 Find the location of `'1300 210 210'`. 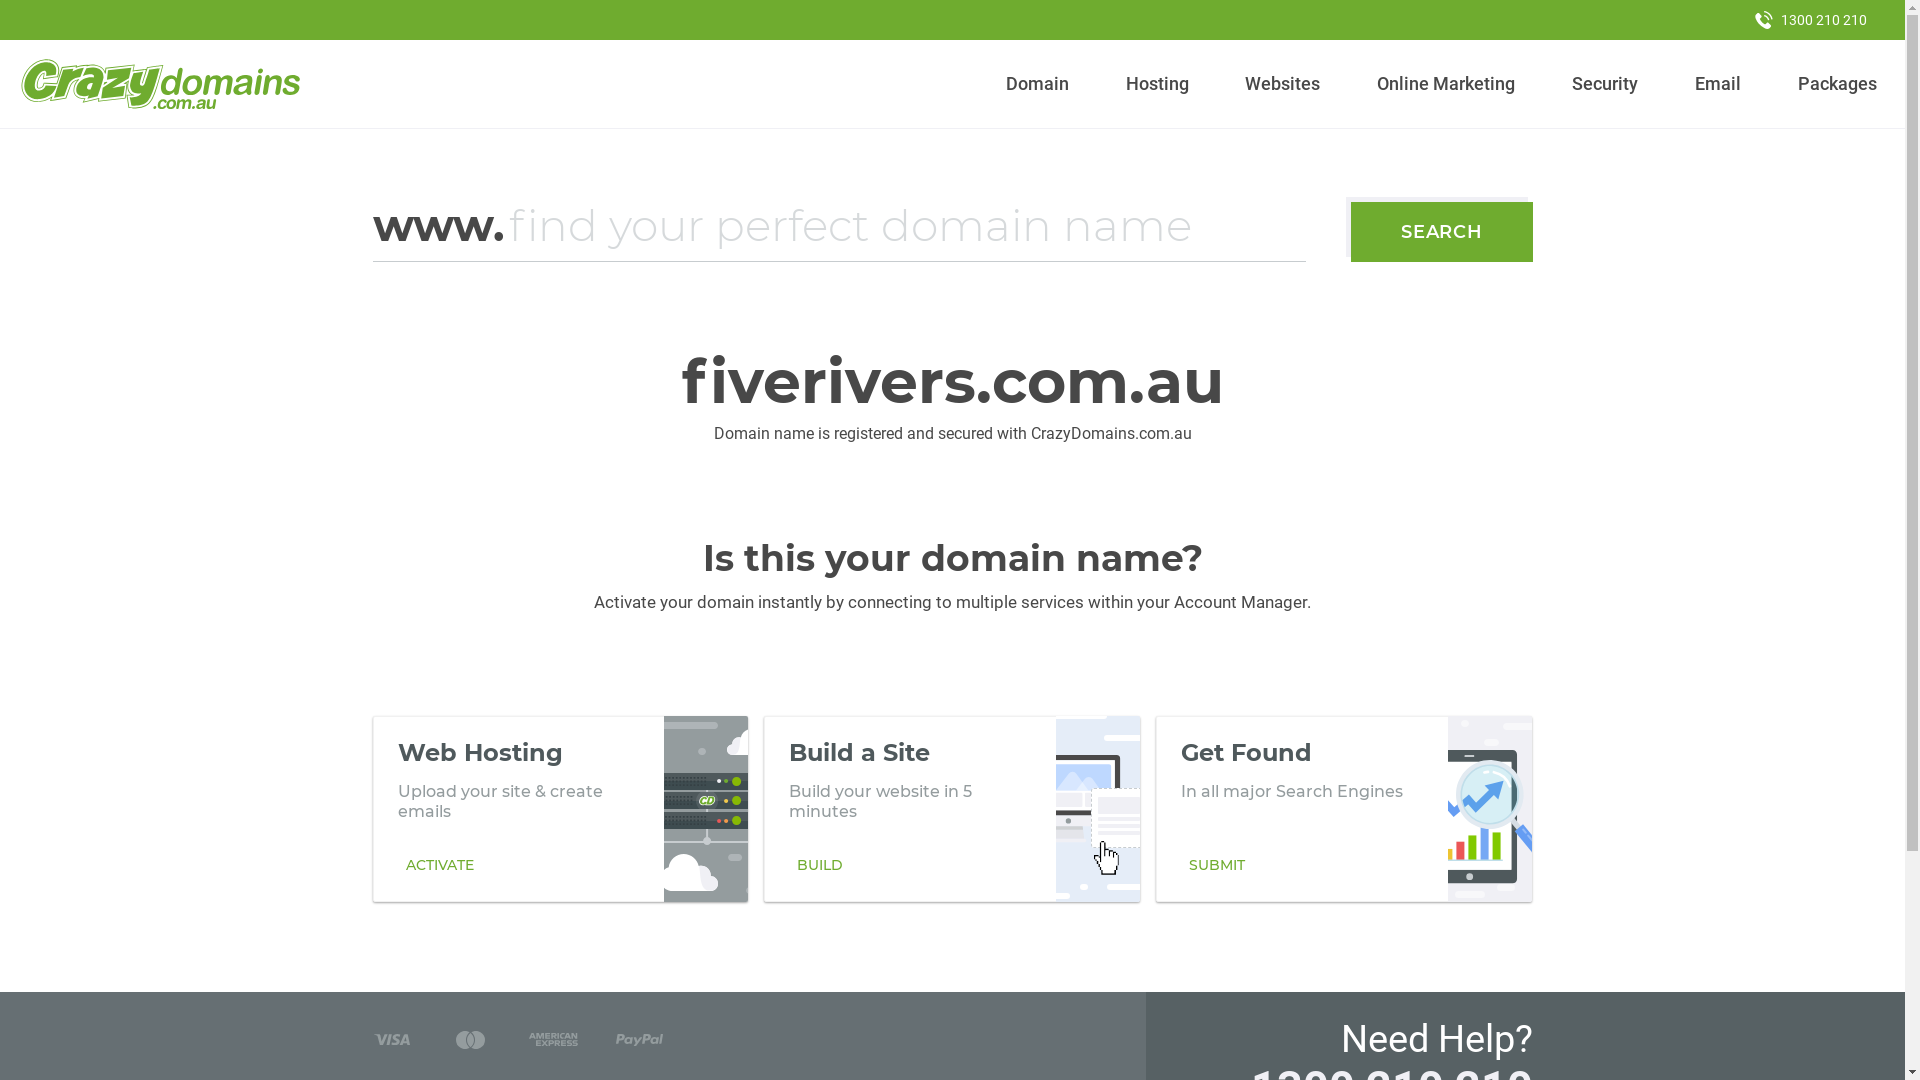

'1300 210 210' is located at coordinates (1736, 19).